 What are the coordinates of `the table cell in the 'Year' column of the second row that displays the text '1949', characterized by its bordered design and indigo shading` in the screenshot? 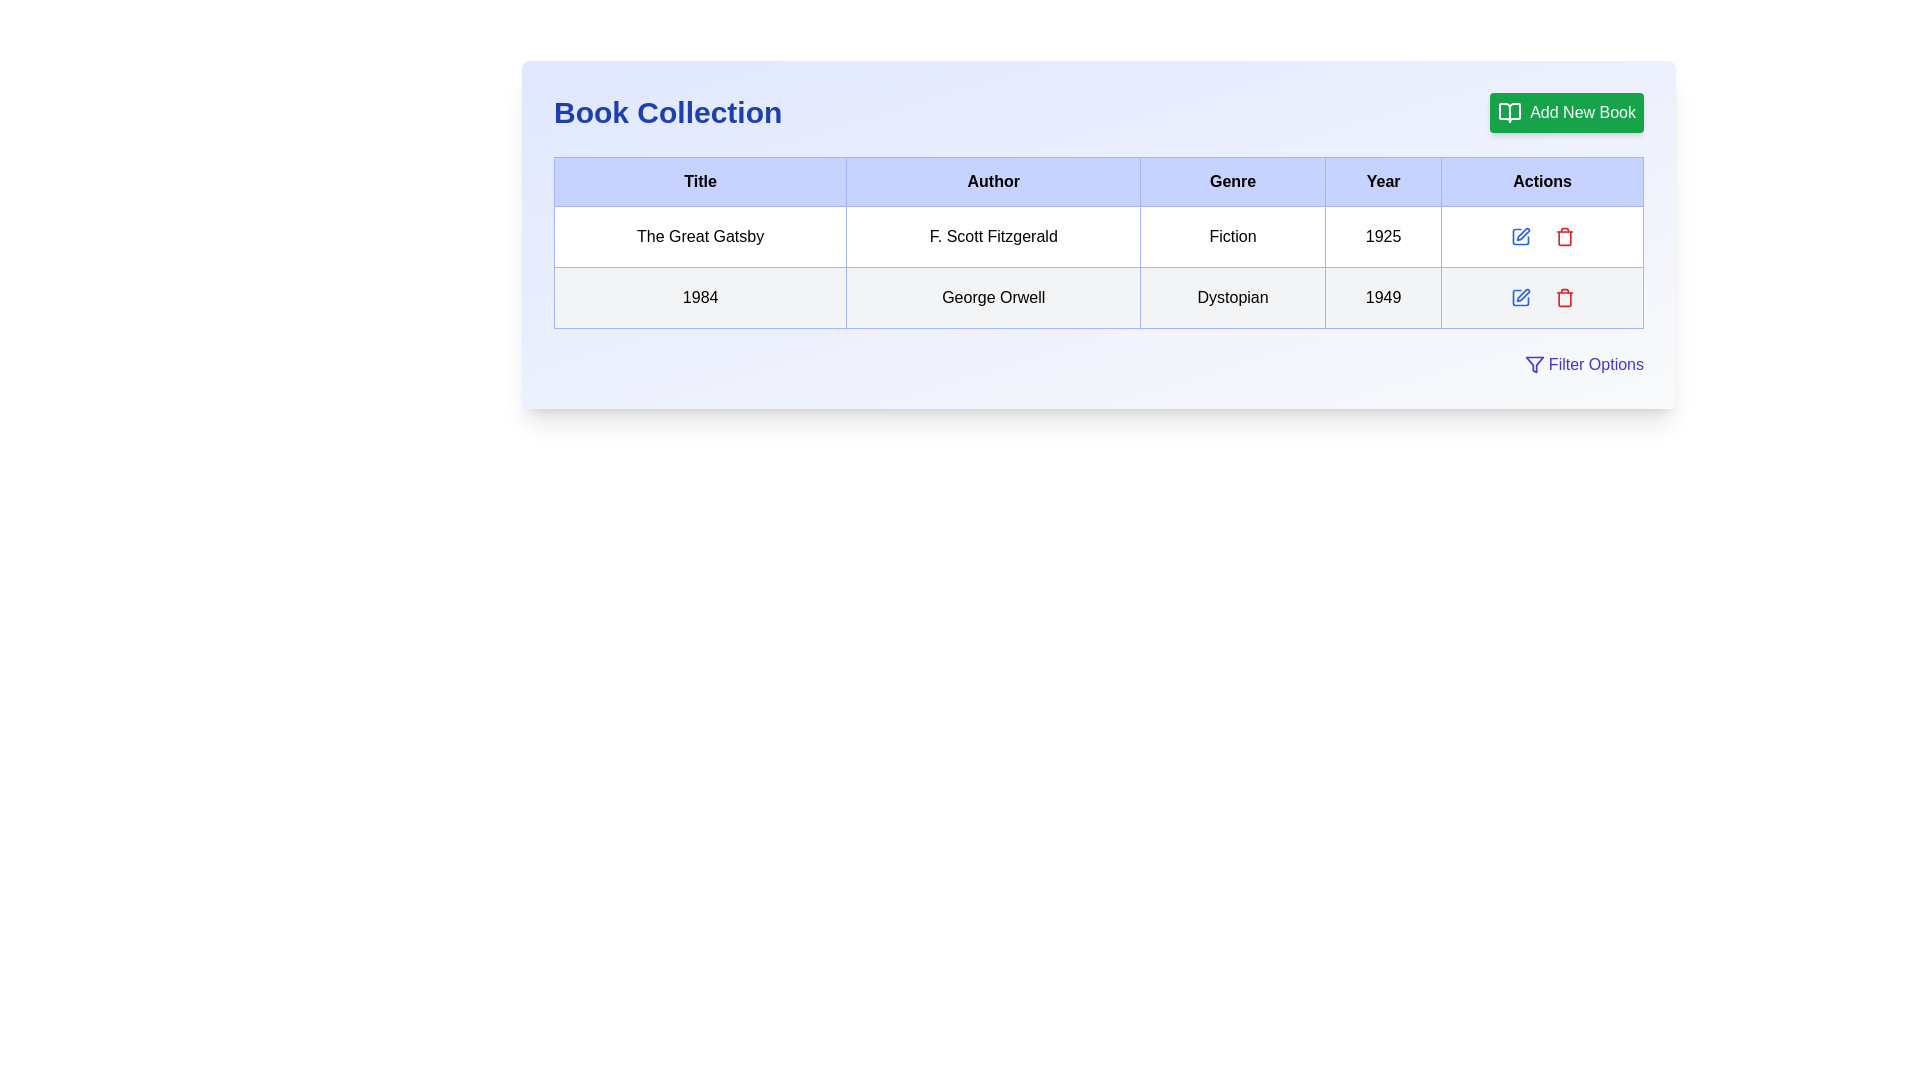 It's located at (1382, 297).